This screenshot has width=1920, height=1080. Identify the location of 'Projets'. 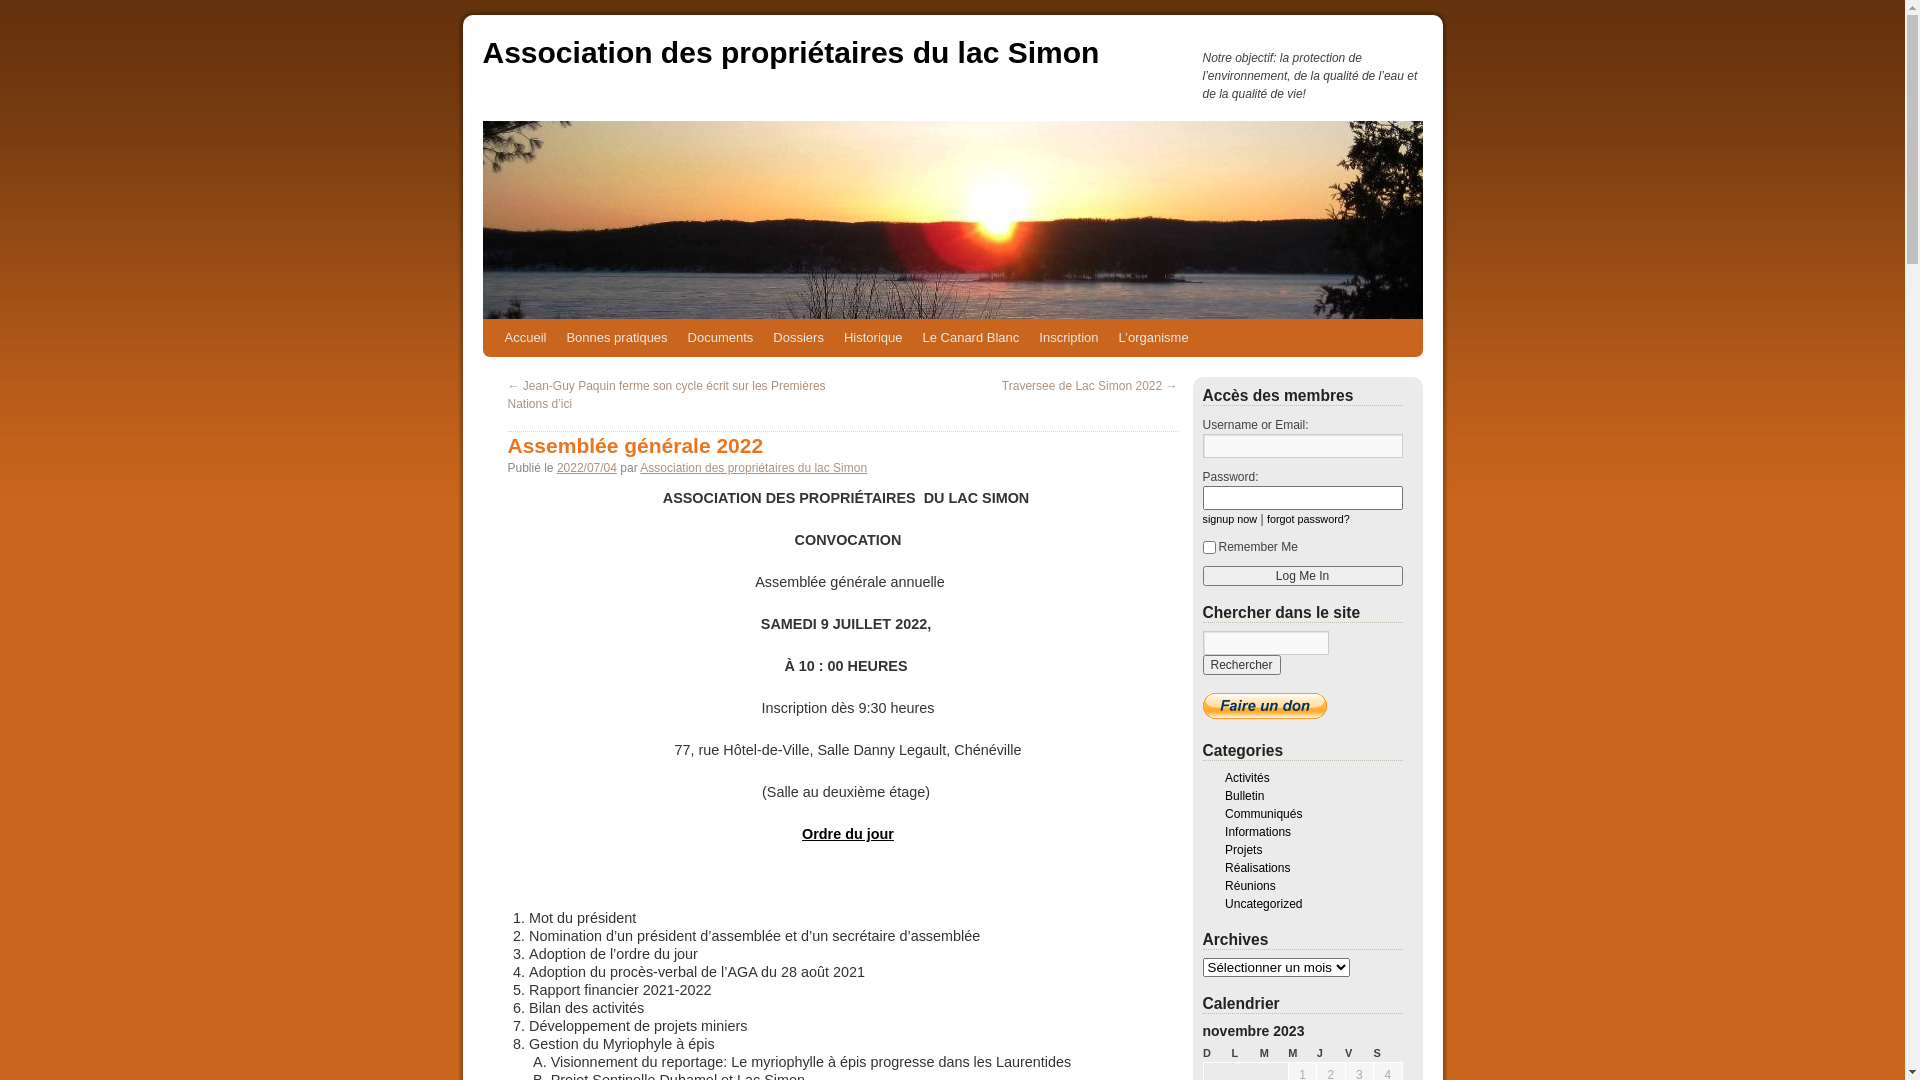
(1242, 849).